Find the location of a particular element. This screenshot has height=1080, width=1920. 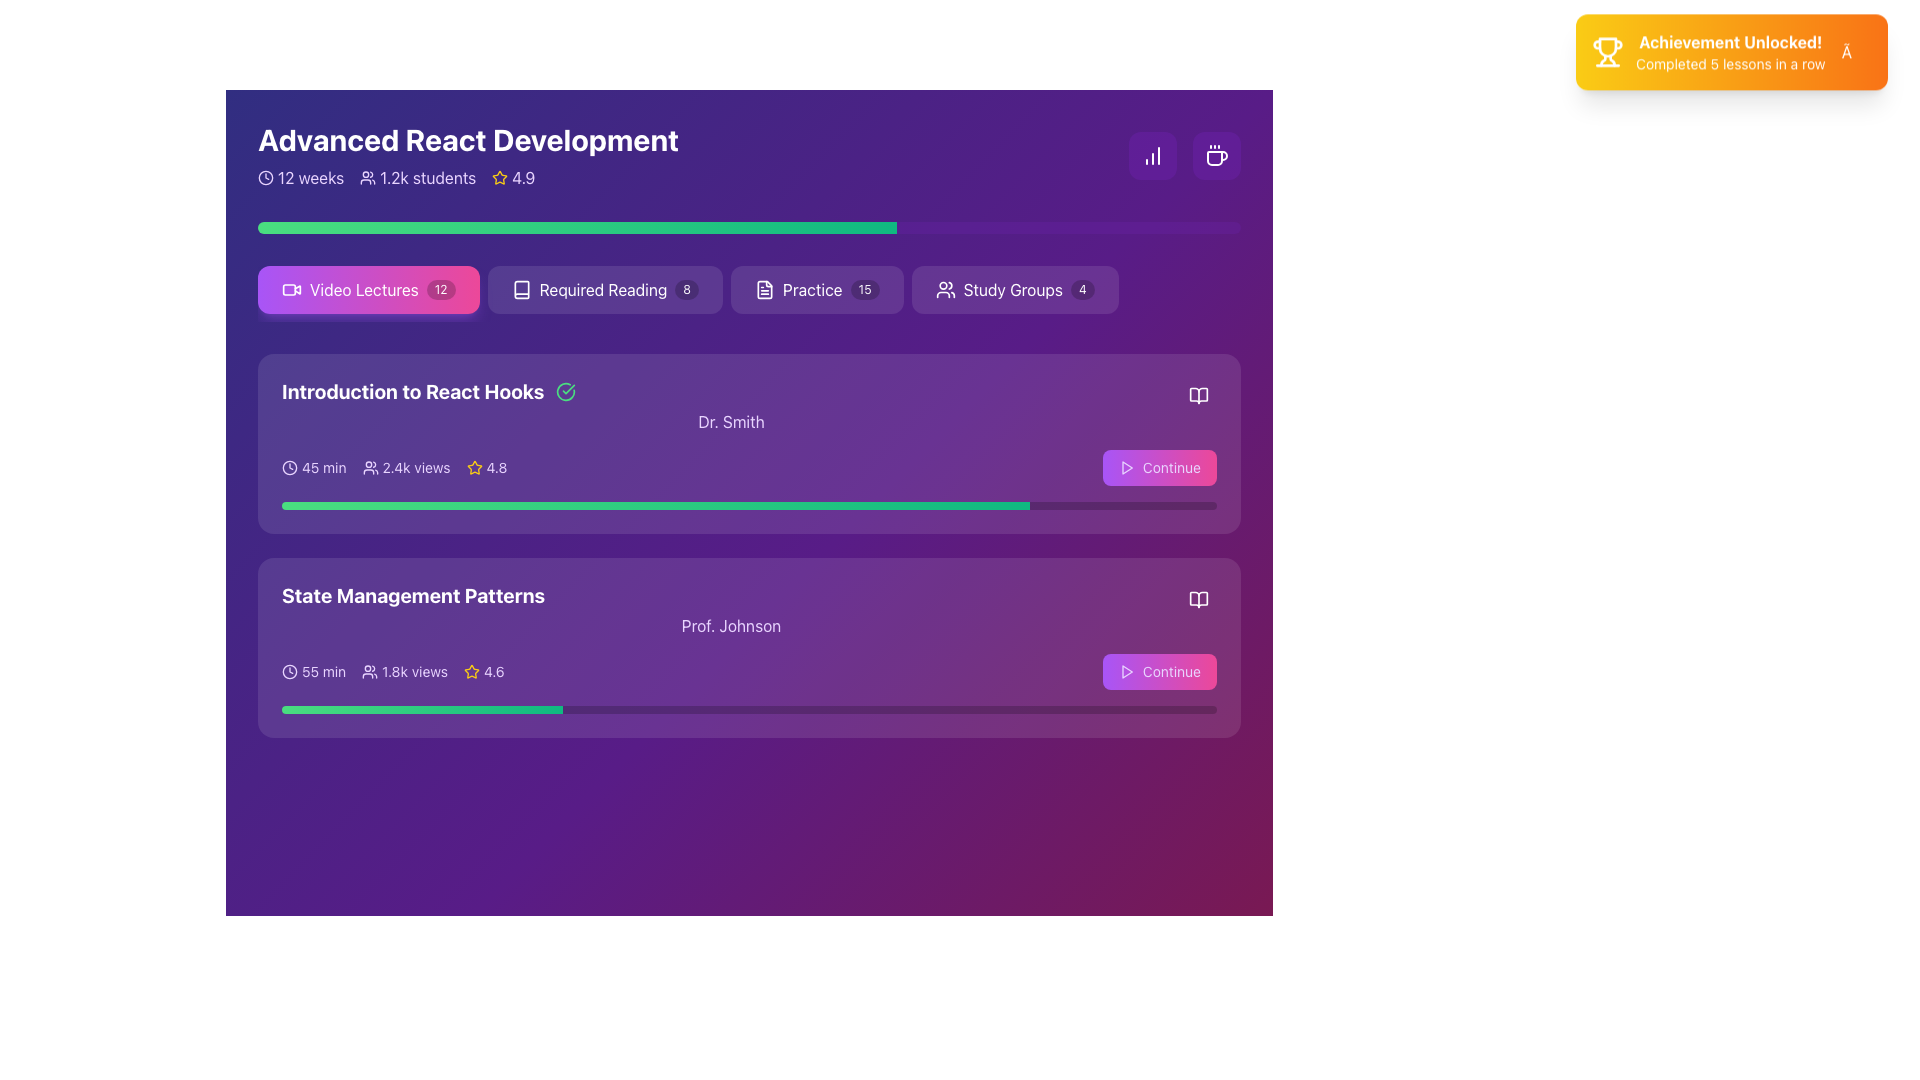

the displayed numeric count in the Text badge located at the top right corner of the 'Video Lectures' button, adjacent to the text 'Video Lectures' is located at coordinates (440, 289).